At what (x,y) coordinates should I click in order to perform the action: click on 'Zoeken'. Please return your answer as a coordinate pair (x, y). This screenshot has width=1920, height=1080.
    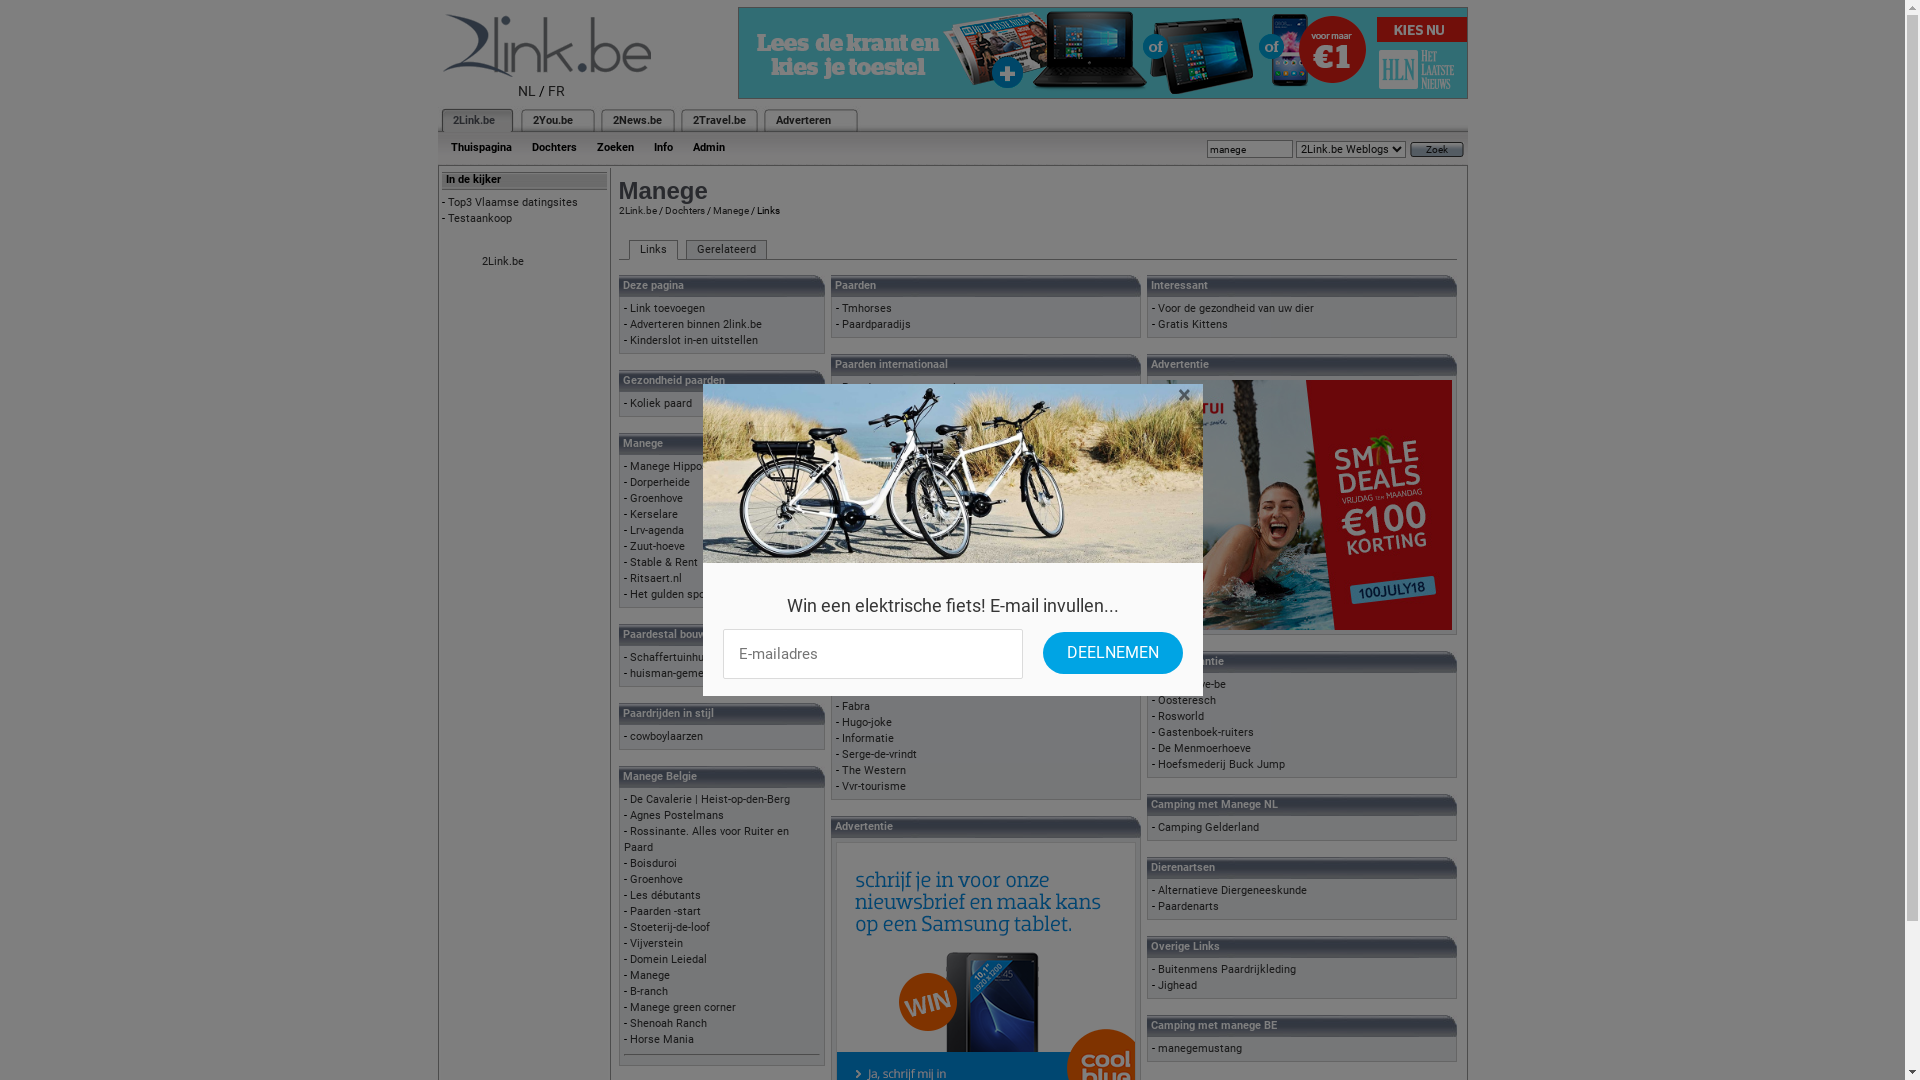
    Looking at the image, I should click on (613, 146).